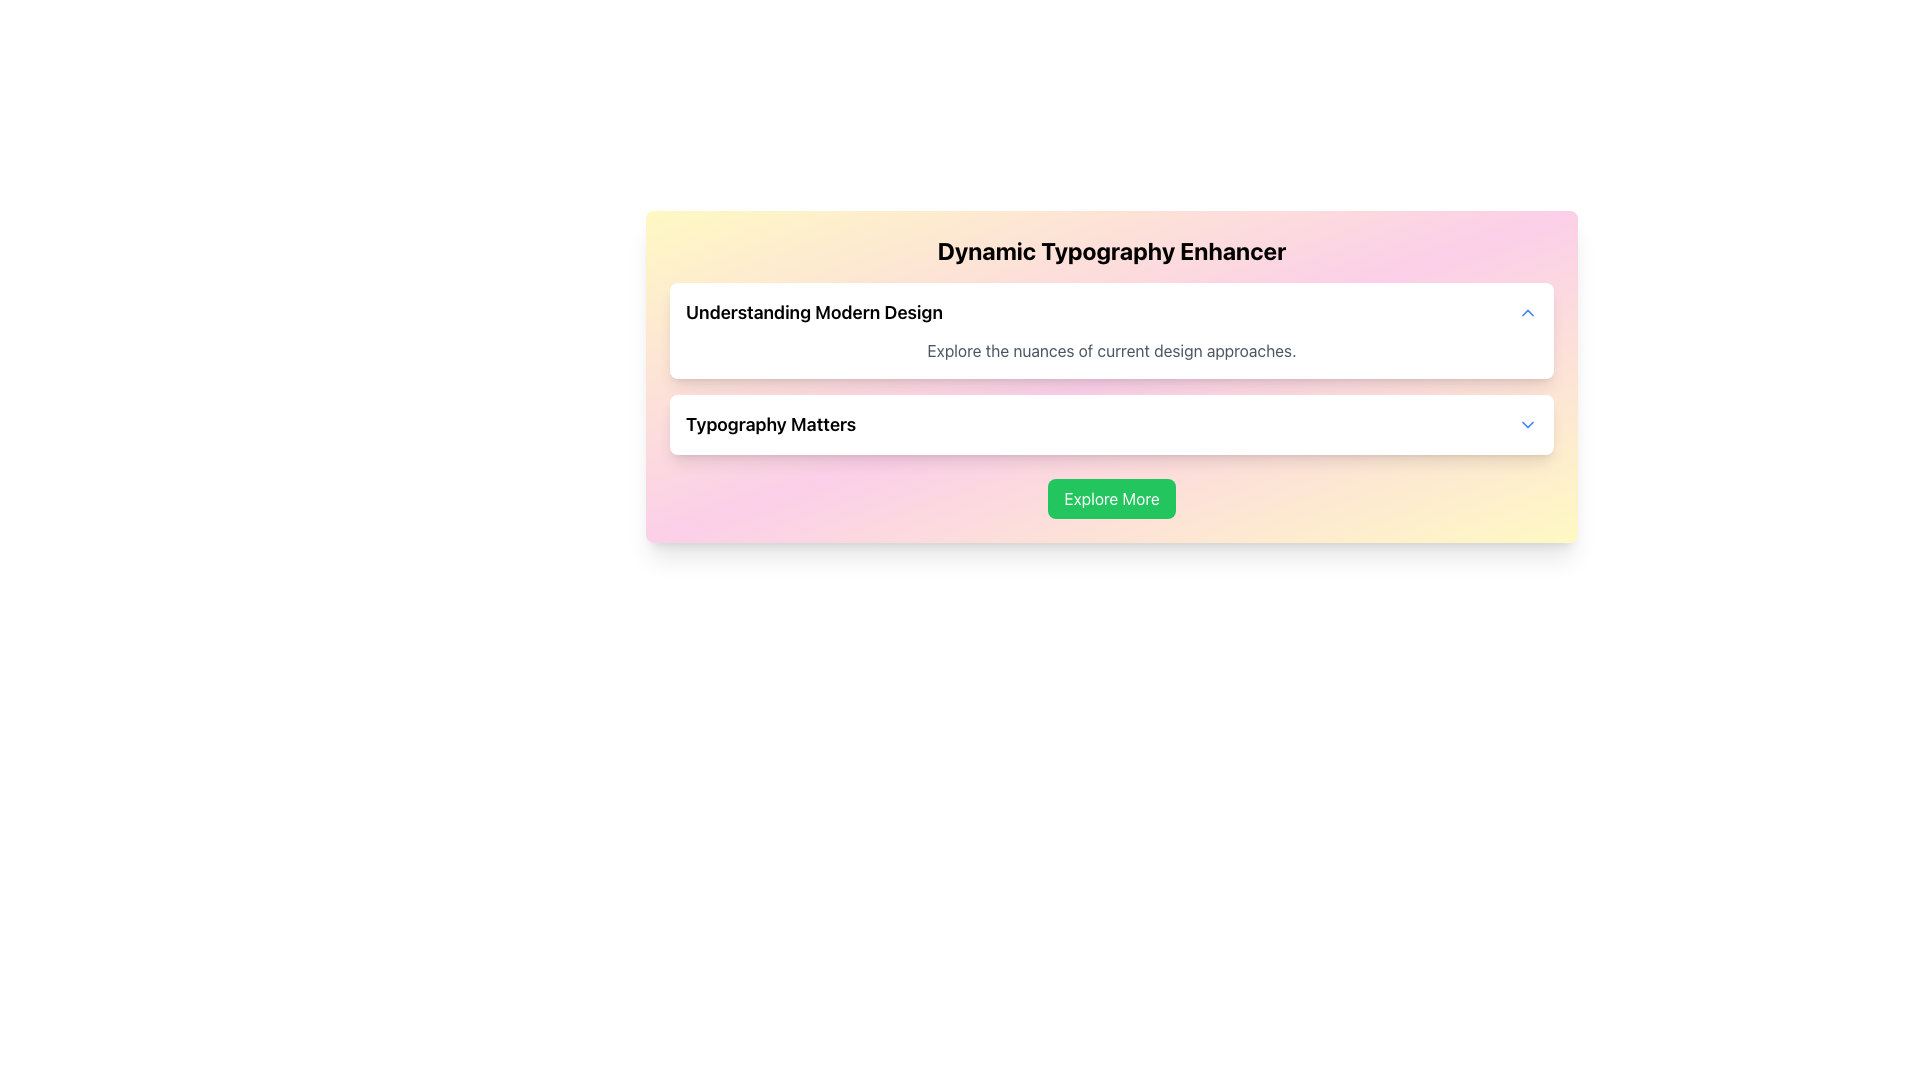 The height and width of the screenshot is (1080, 1920). What do you see at coordinates (1111, 369) in the screenshot?
I see `the Informational Section titled 'Understanding Modern Design' to interact with its embedded elements` at bounding box center [1111, 369].